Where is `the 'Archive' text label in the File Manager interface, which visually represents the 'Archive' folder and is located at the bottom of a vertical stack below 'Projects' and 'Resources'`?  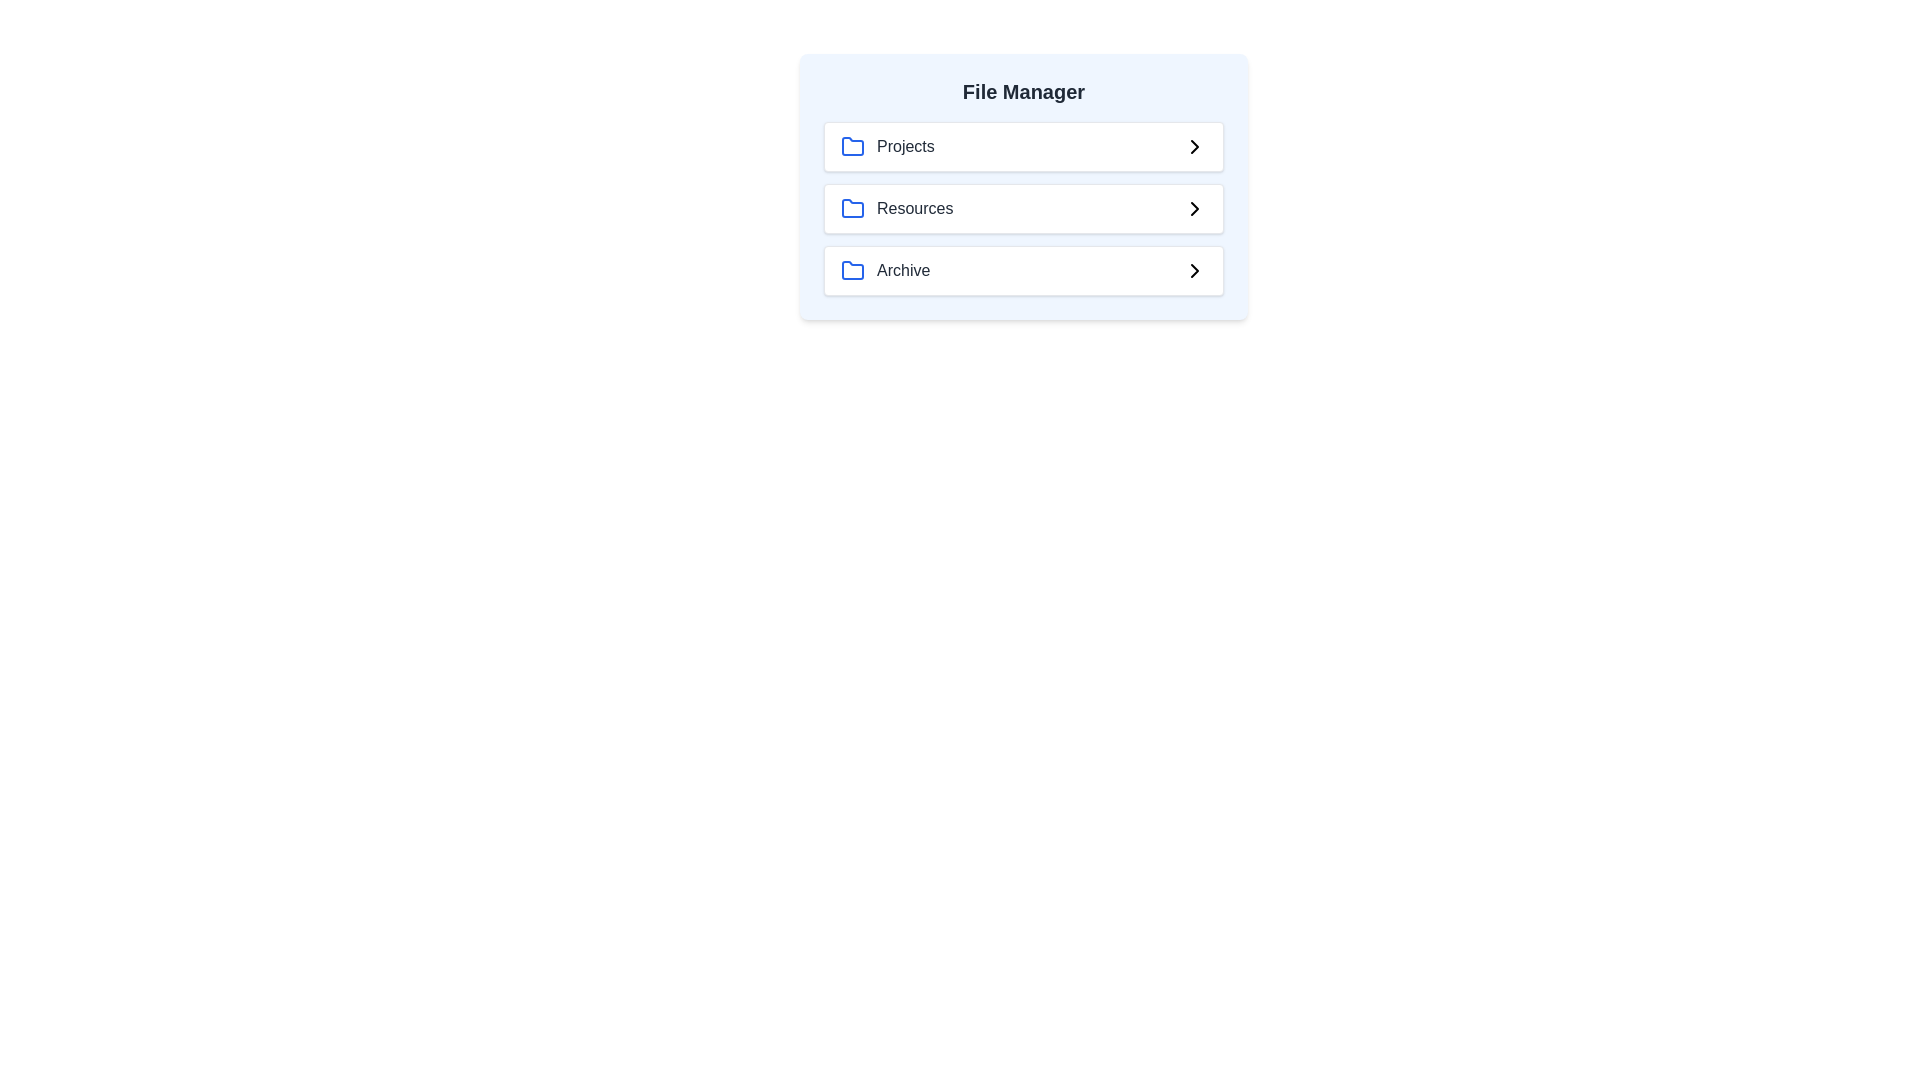 the 'Archive' text label in the File Manager interface, which visually represents the 'Archive' folder and is located at the bottom of a vertical stack below 'Projects' and 'Resources' is located at coordinates (902, 270).